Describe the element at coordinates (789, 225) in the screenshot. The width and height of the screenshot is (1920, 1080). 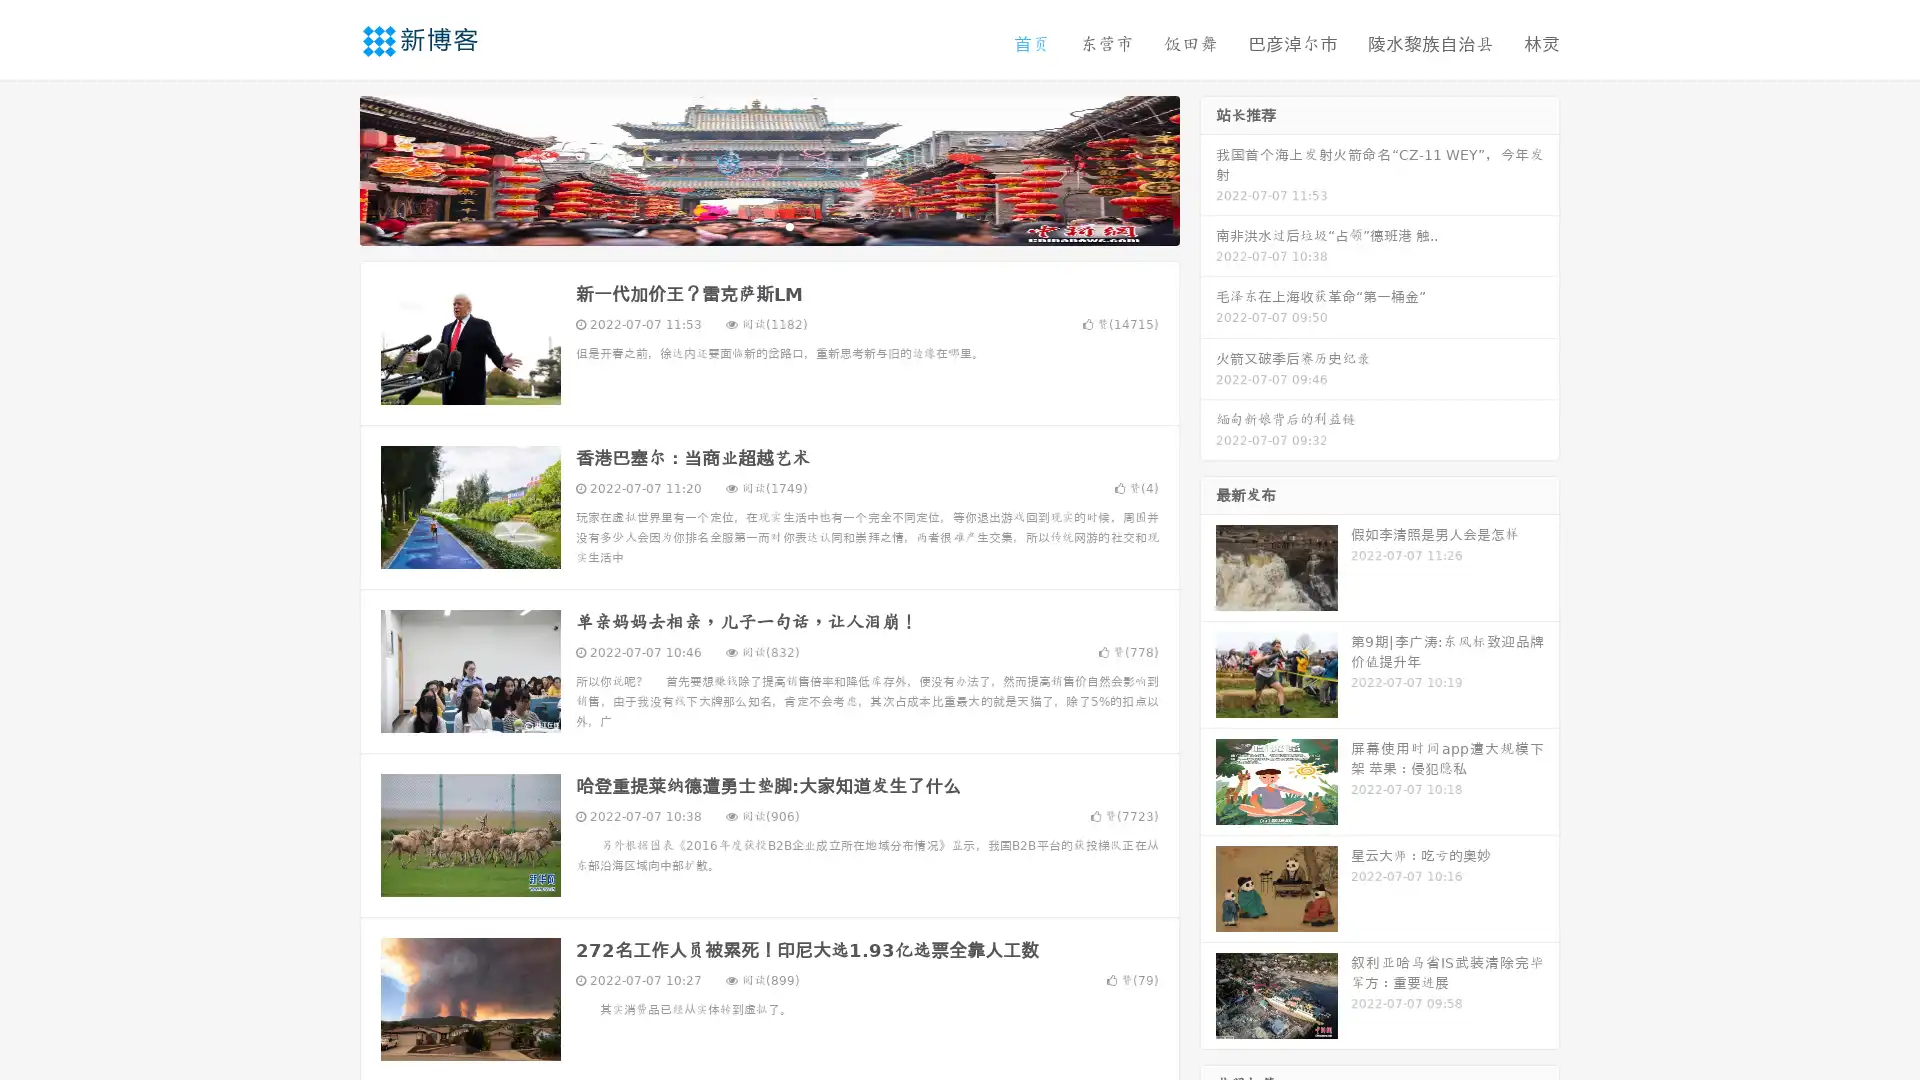
I see `Go to slide 3` at that location.